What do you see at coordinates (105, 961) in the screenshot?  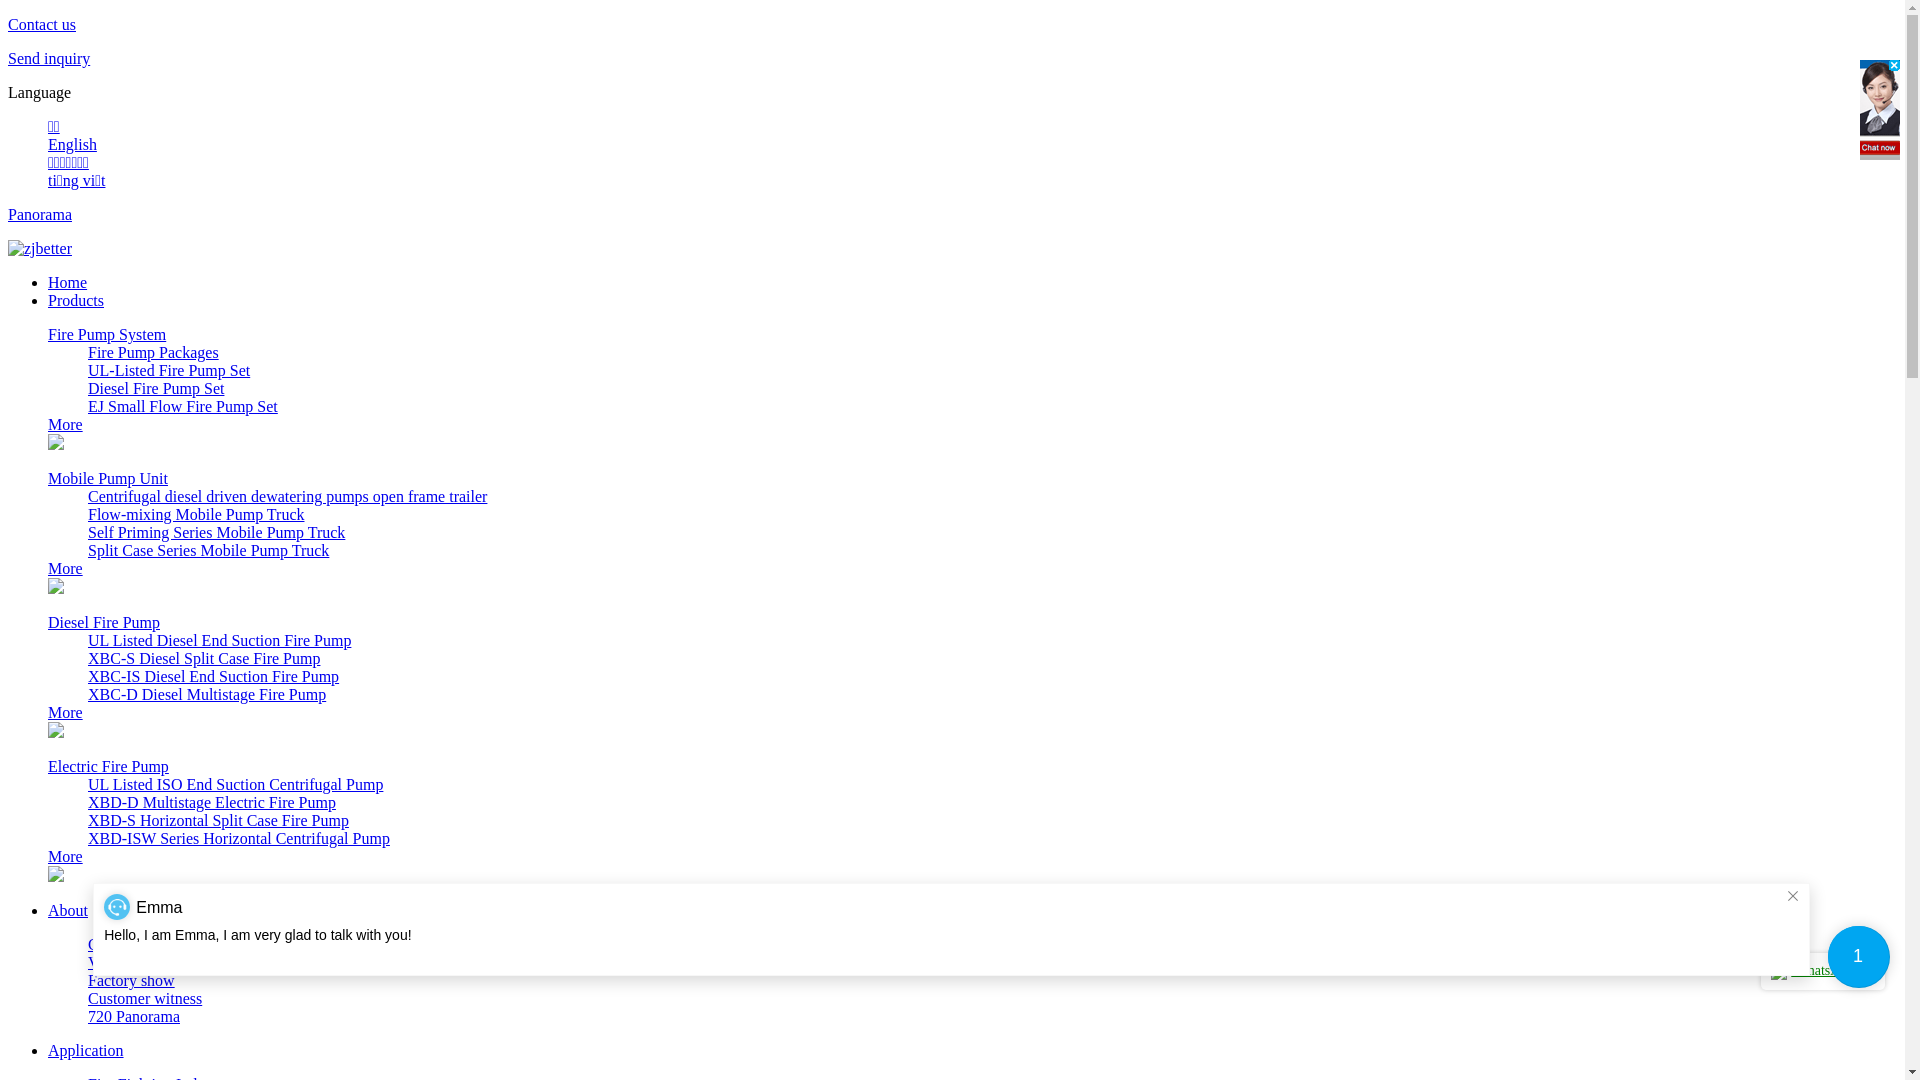 I see `'Video'` at bounding box center [105, 961].